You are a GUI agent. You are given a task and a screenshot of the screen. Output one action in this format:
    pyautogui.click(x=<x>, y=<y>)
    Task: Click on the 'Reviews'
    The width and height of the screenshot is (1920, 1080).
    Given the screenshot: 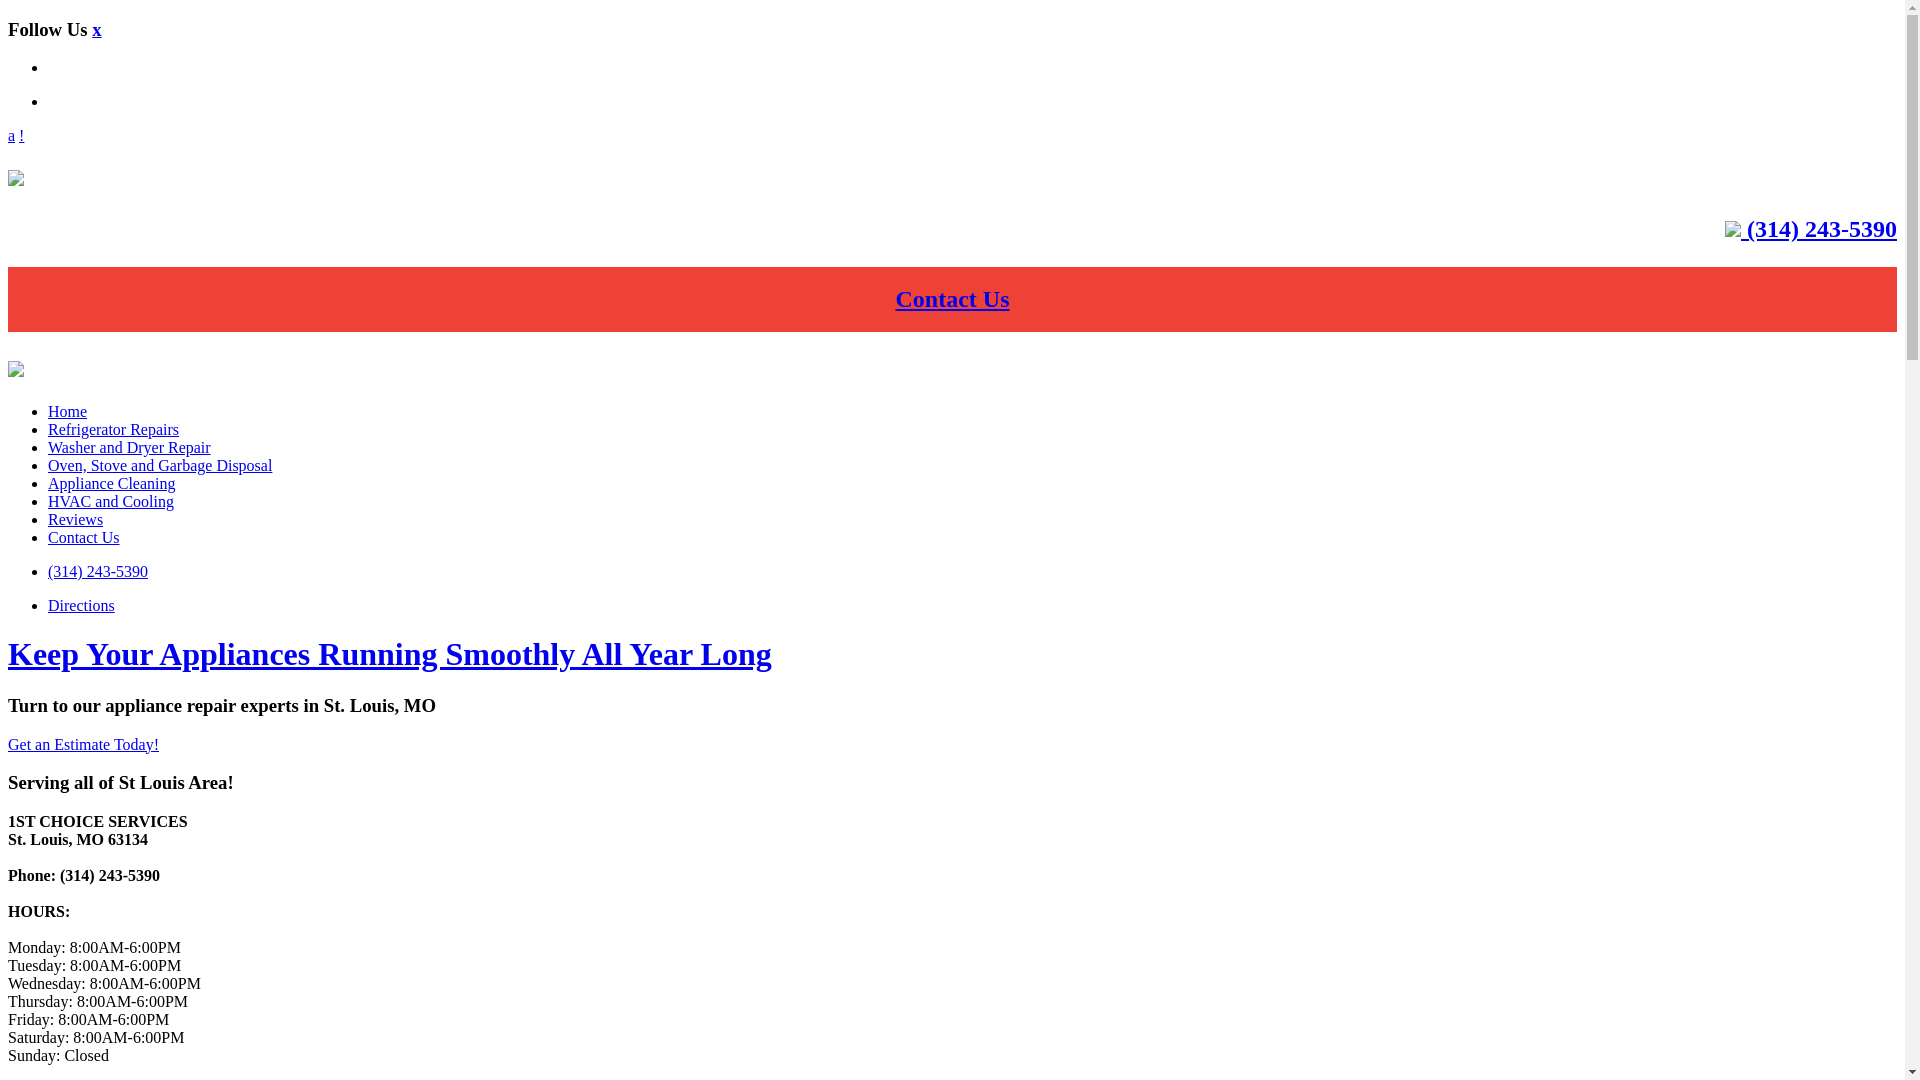 What is the action you would take?
    pyautogui.click(x=75, y=518)
    